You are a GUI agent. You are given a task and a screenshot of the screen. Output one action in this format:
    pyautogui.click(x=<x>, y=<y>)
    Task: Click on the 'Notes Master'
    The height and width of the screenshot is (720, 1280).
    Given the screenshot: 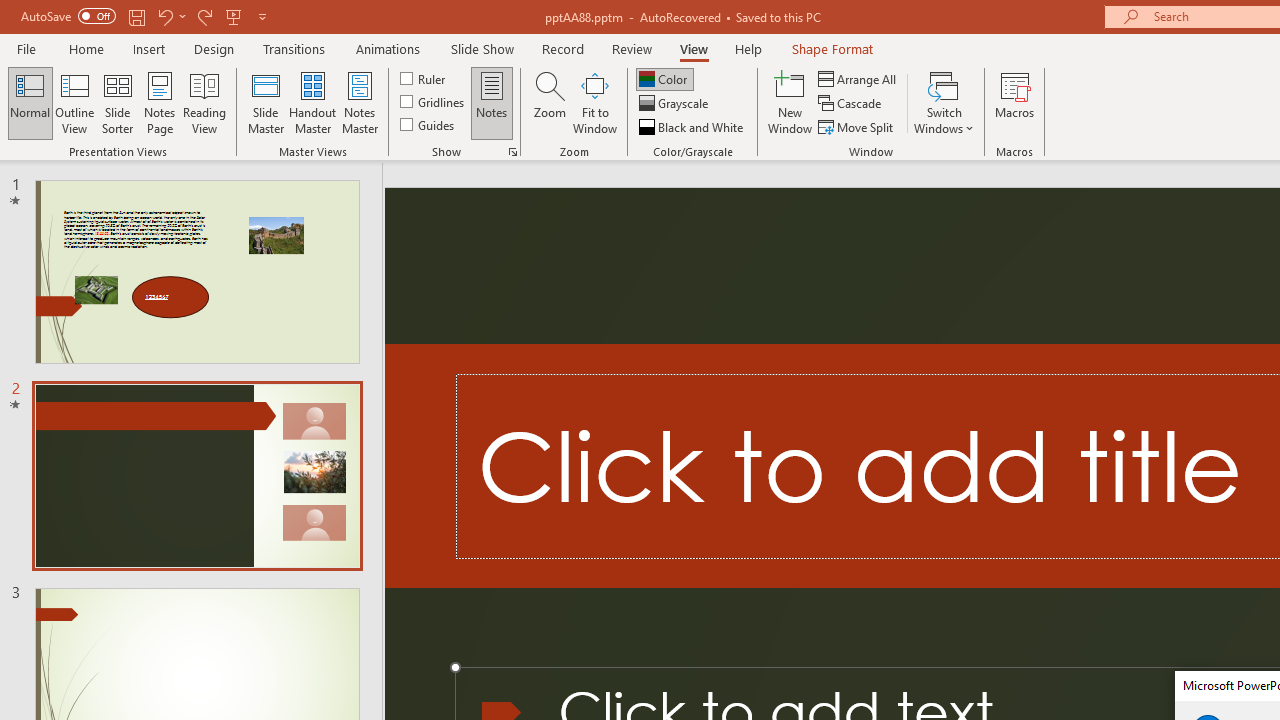 What is the action you would take?
    pyautogui.click(x=360, y=103)
    